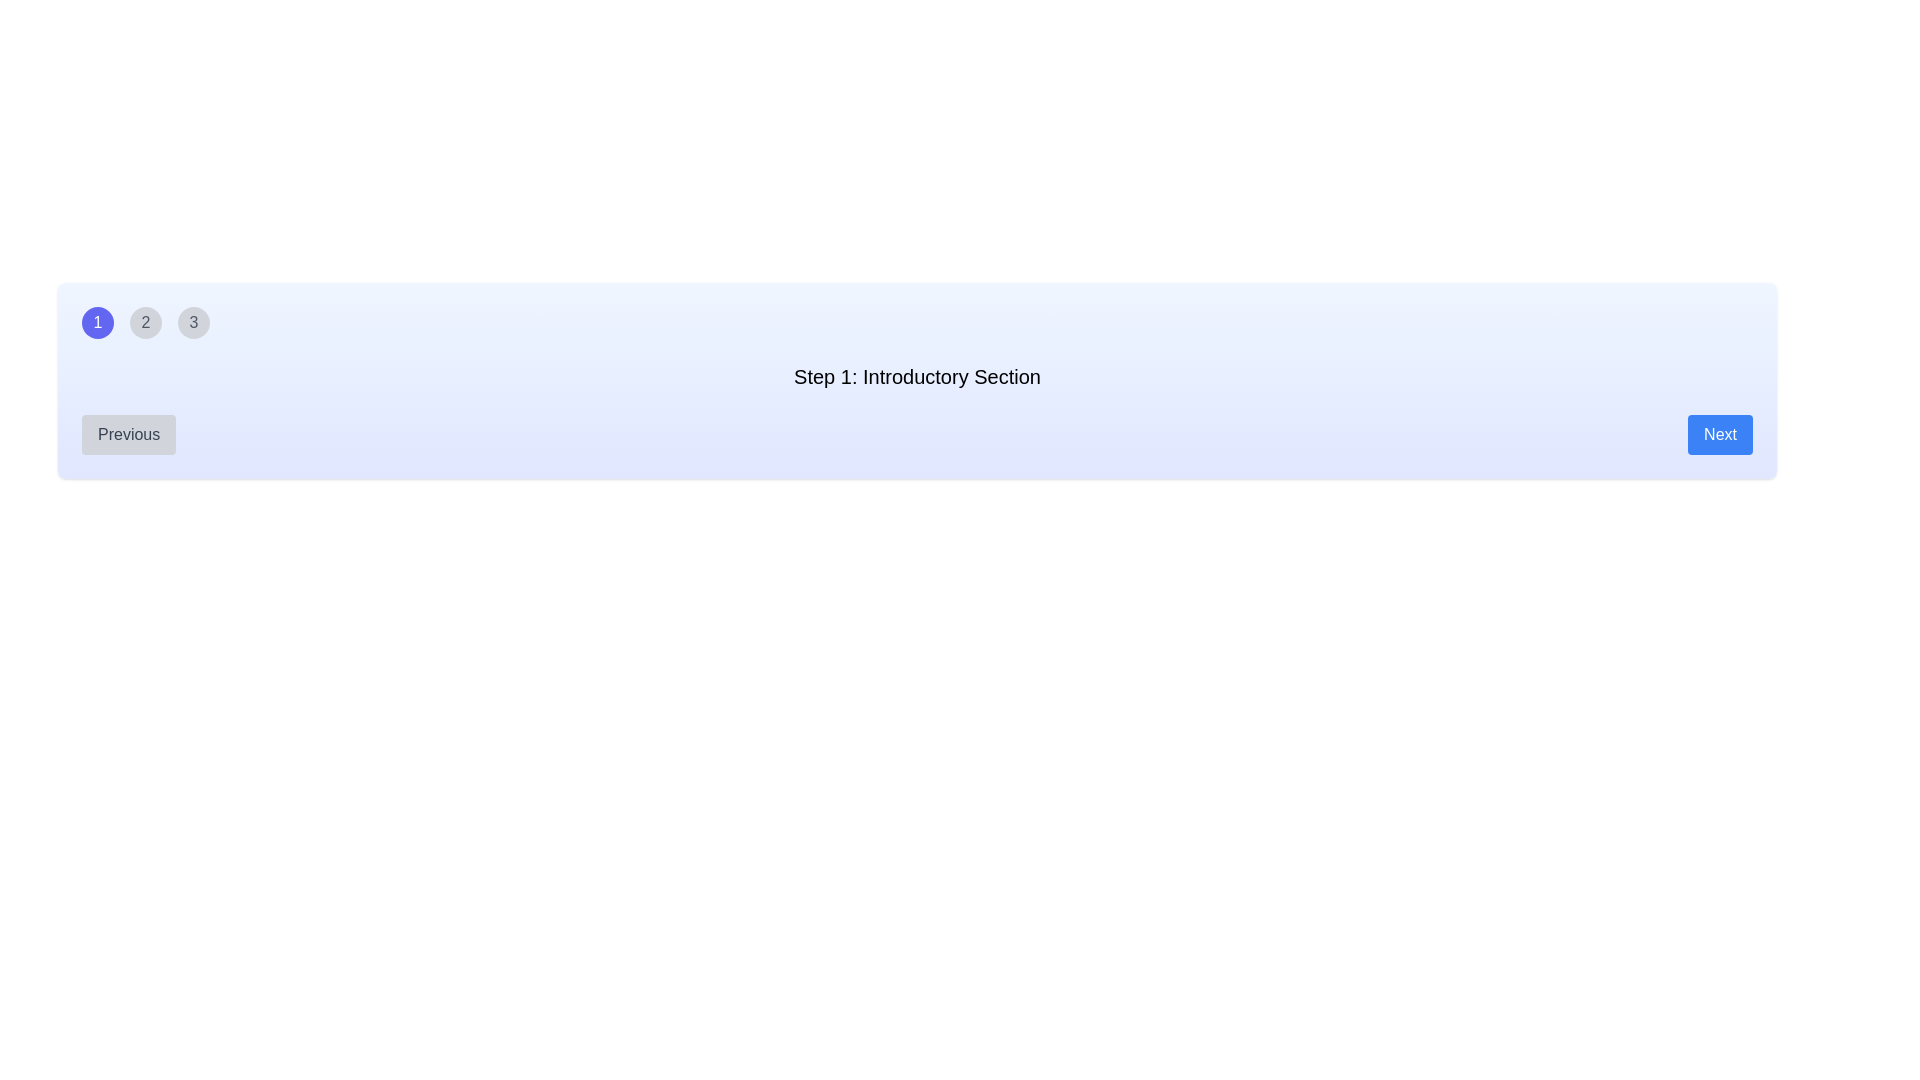  Describe the element at coordinates (128, 434) in the screenshot. I see `the 'Previous' button, which is a rectangular button with rounded corners, gray background, and darker gray text, located at the bottom-left corner of the interface` at that location.